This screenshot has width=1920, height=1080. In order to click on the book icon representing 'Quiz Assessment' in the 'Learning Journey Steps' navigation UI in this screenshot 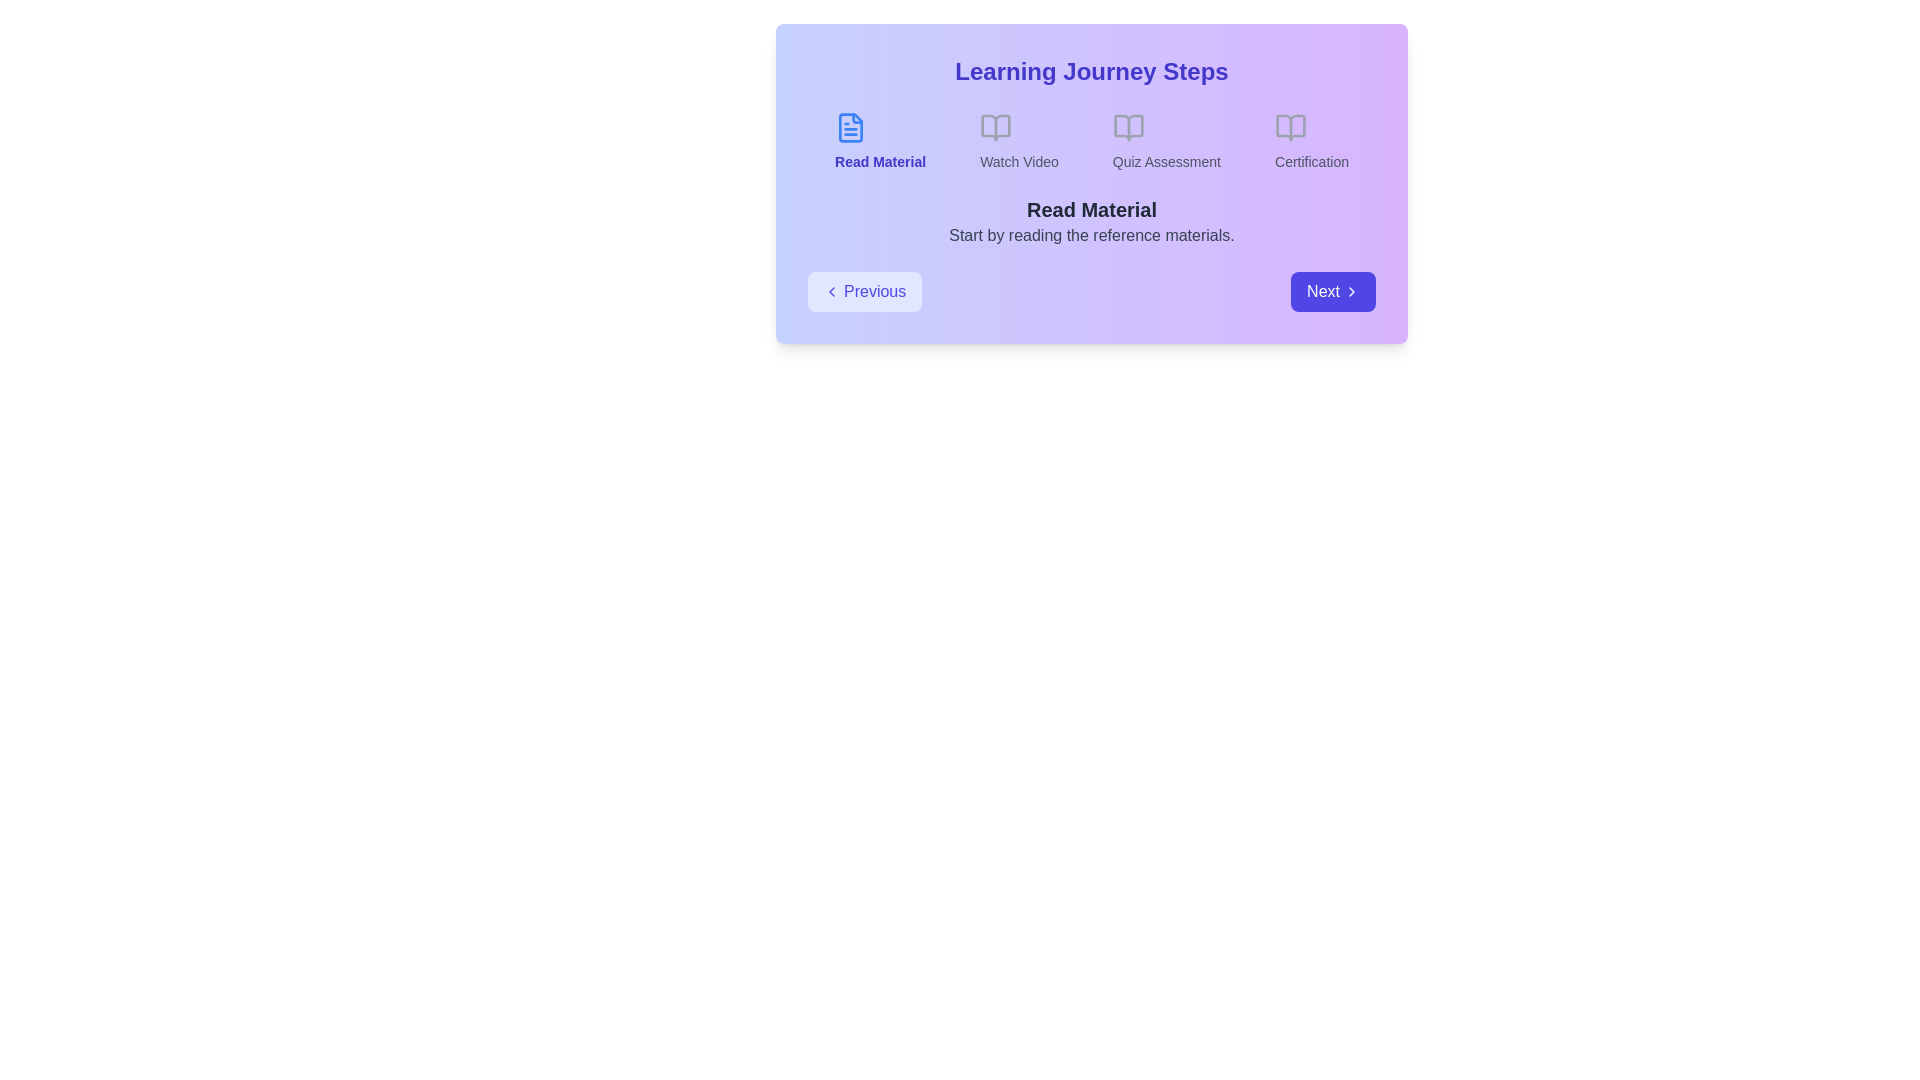, I will do `click(1128, 127)`.